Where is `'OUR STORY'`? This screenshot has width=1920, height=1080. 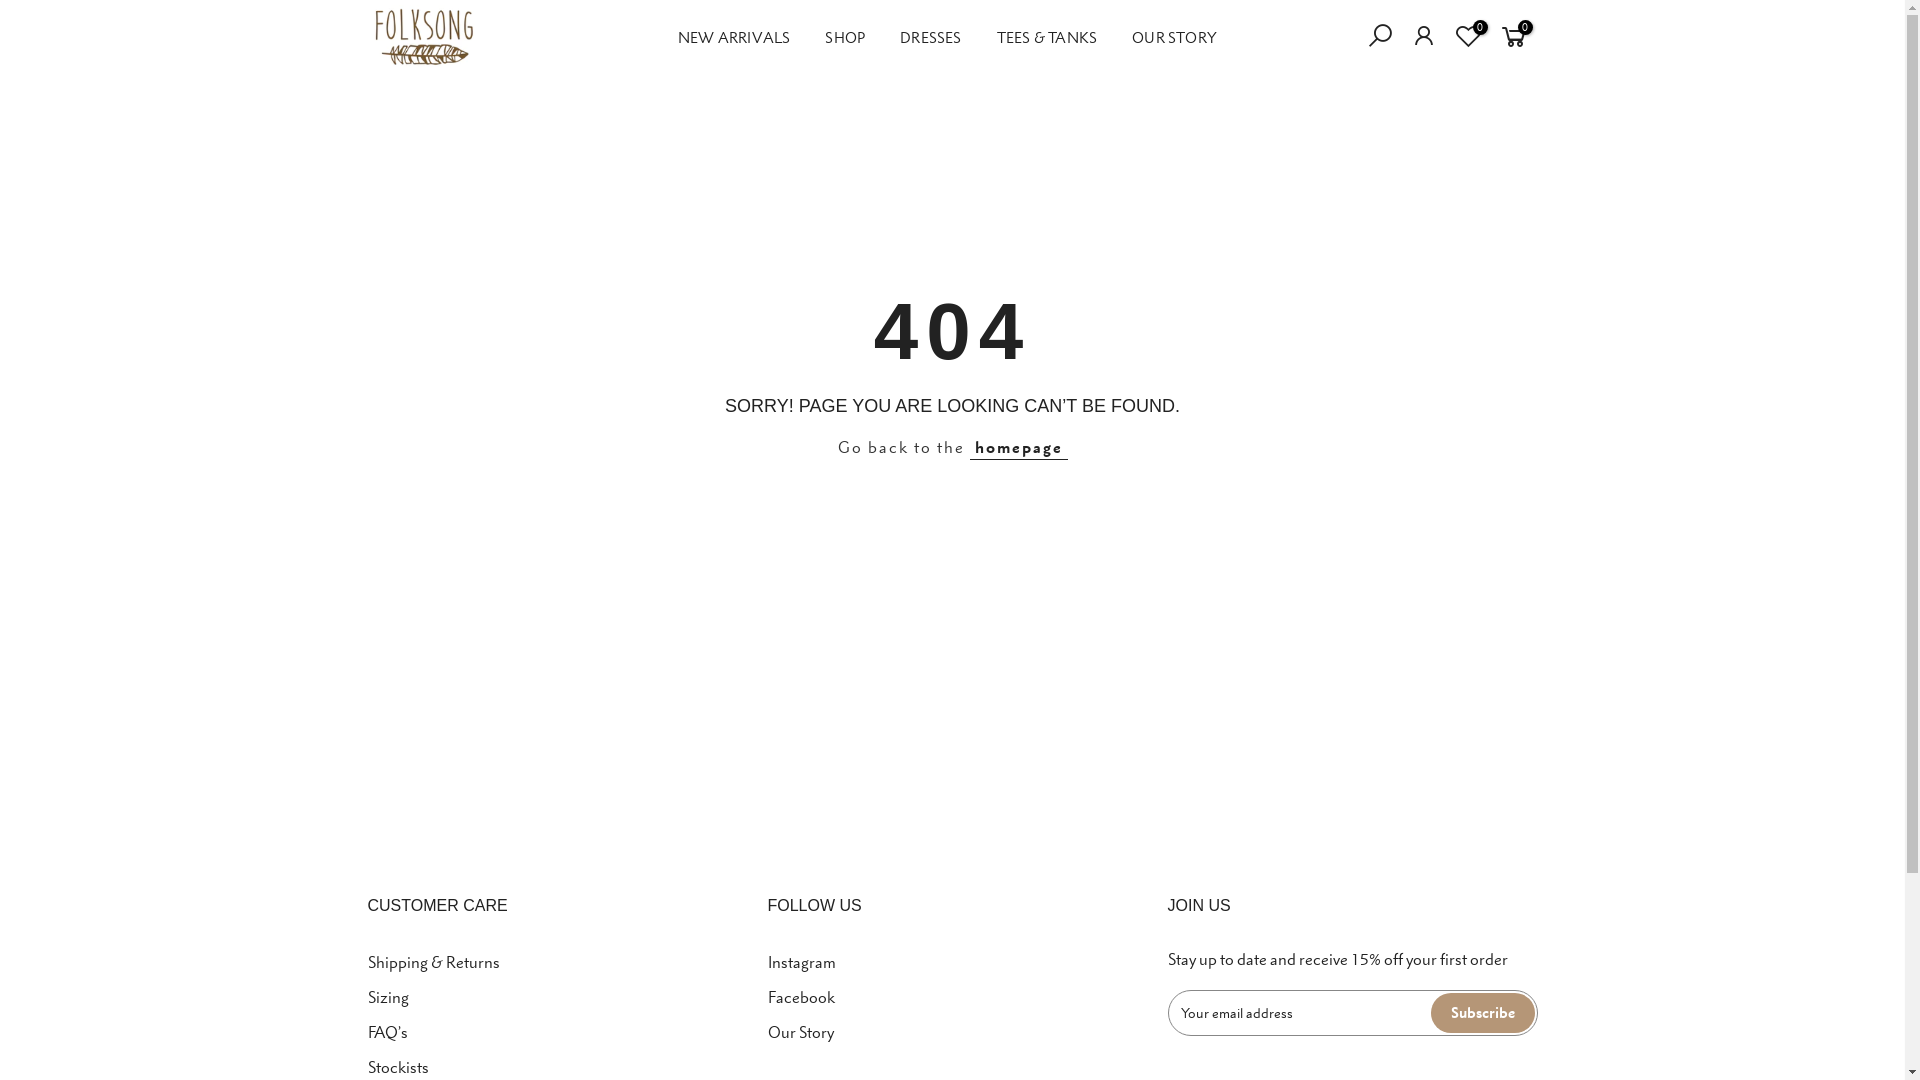 'OUR STORY' is located at coordinates (1175, 37).